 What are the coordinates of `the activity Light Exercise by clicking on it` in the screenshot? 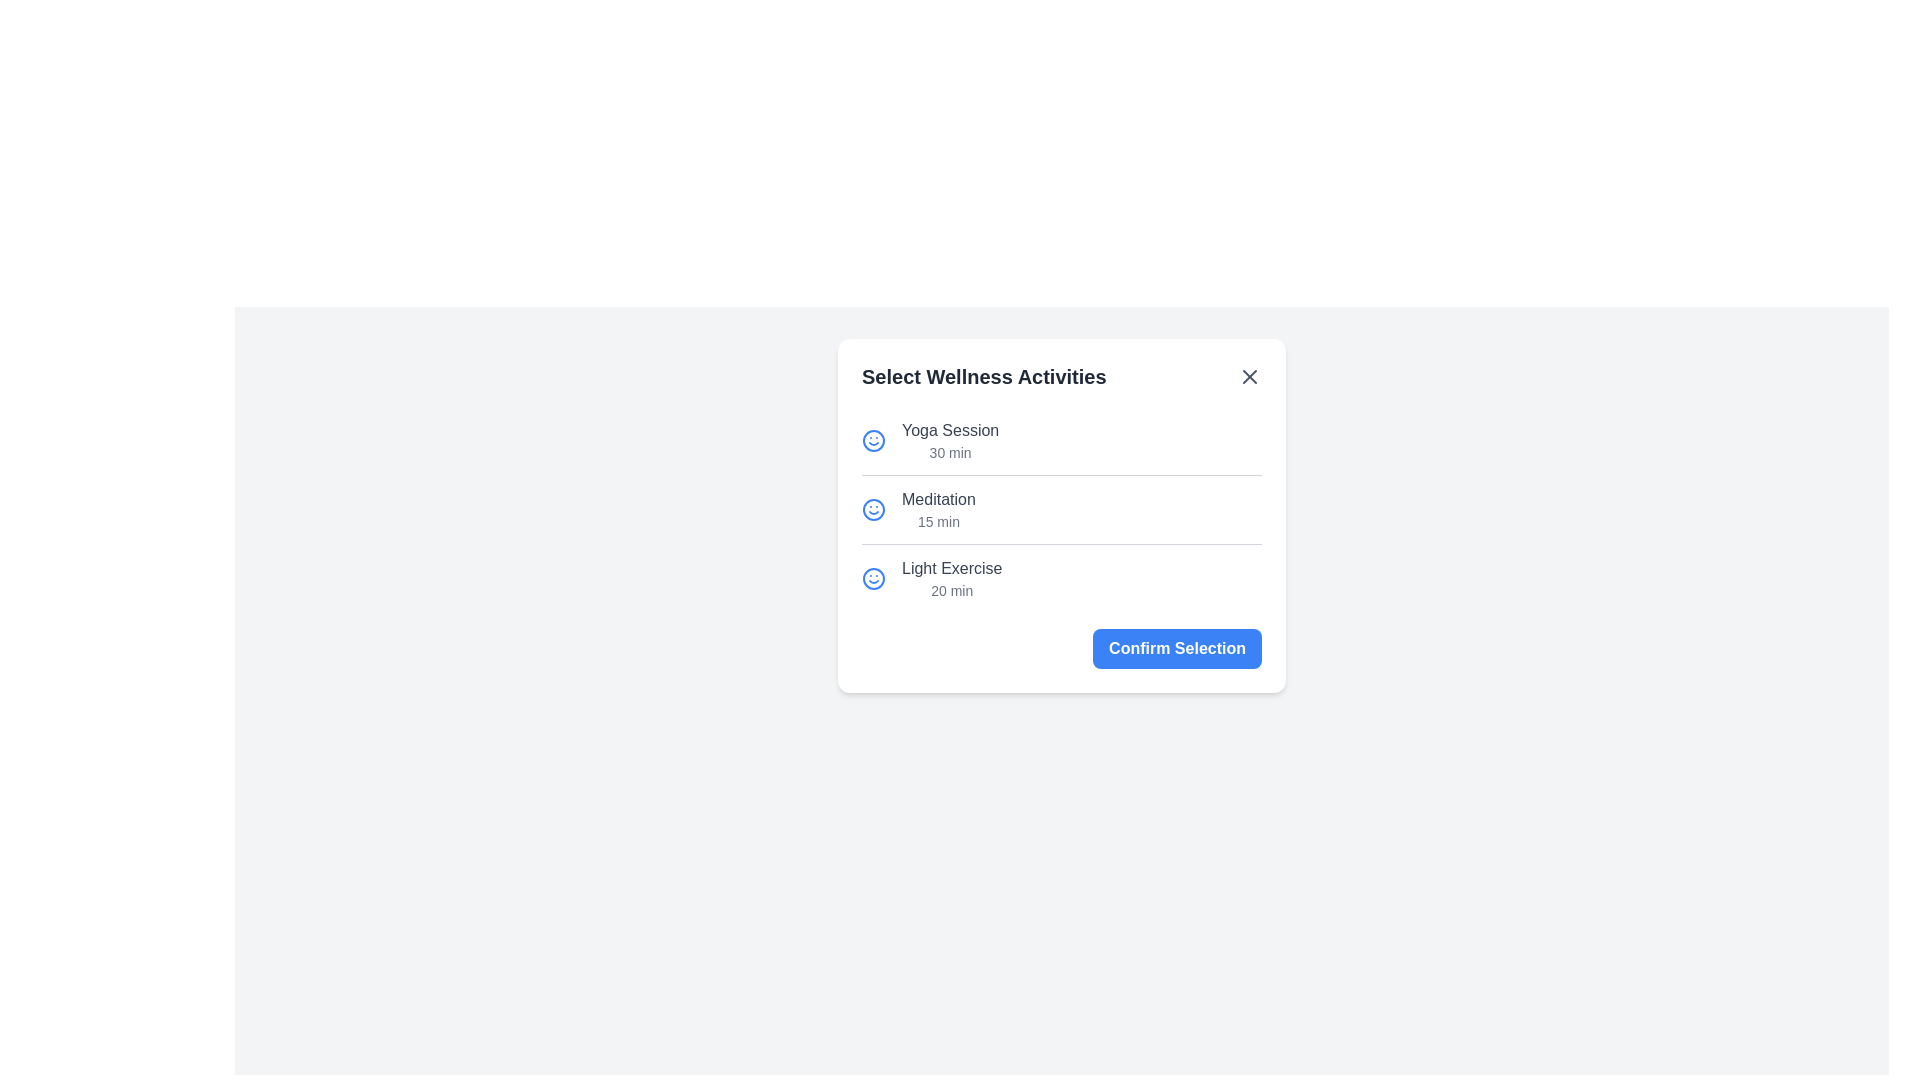 It's located at (1060, 578).